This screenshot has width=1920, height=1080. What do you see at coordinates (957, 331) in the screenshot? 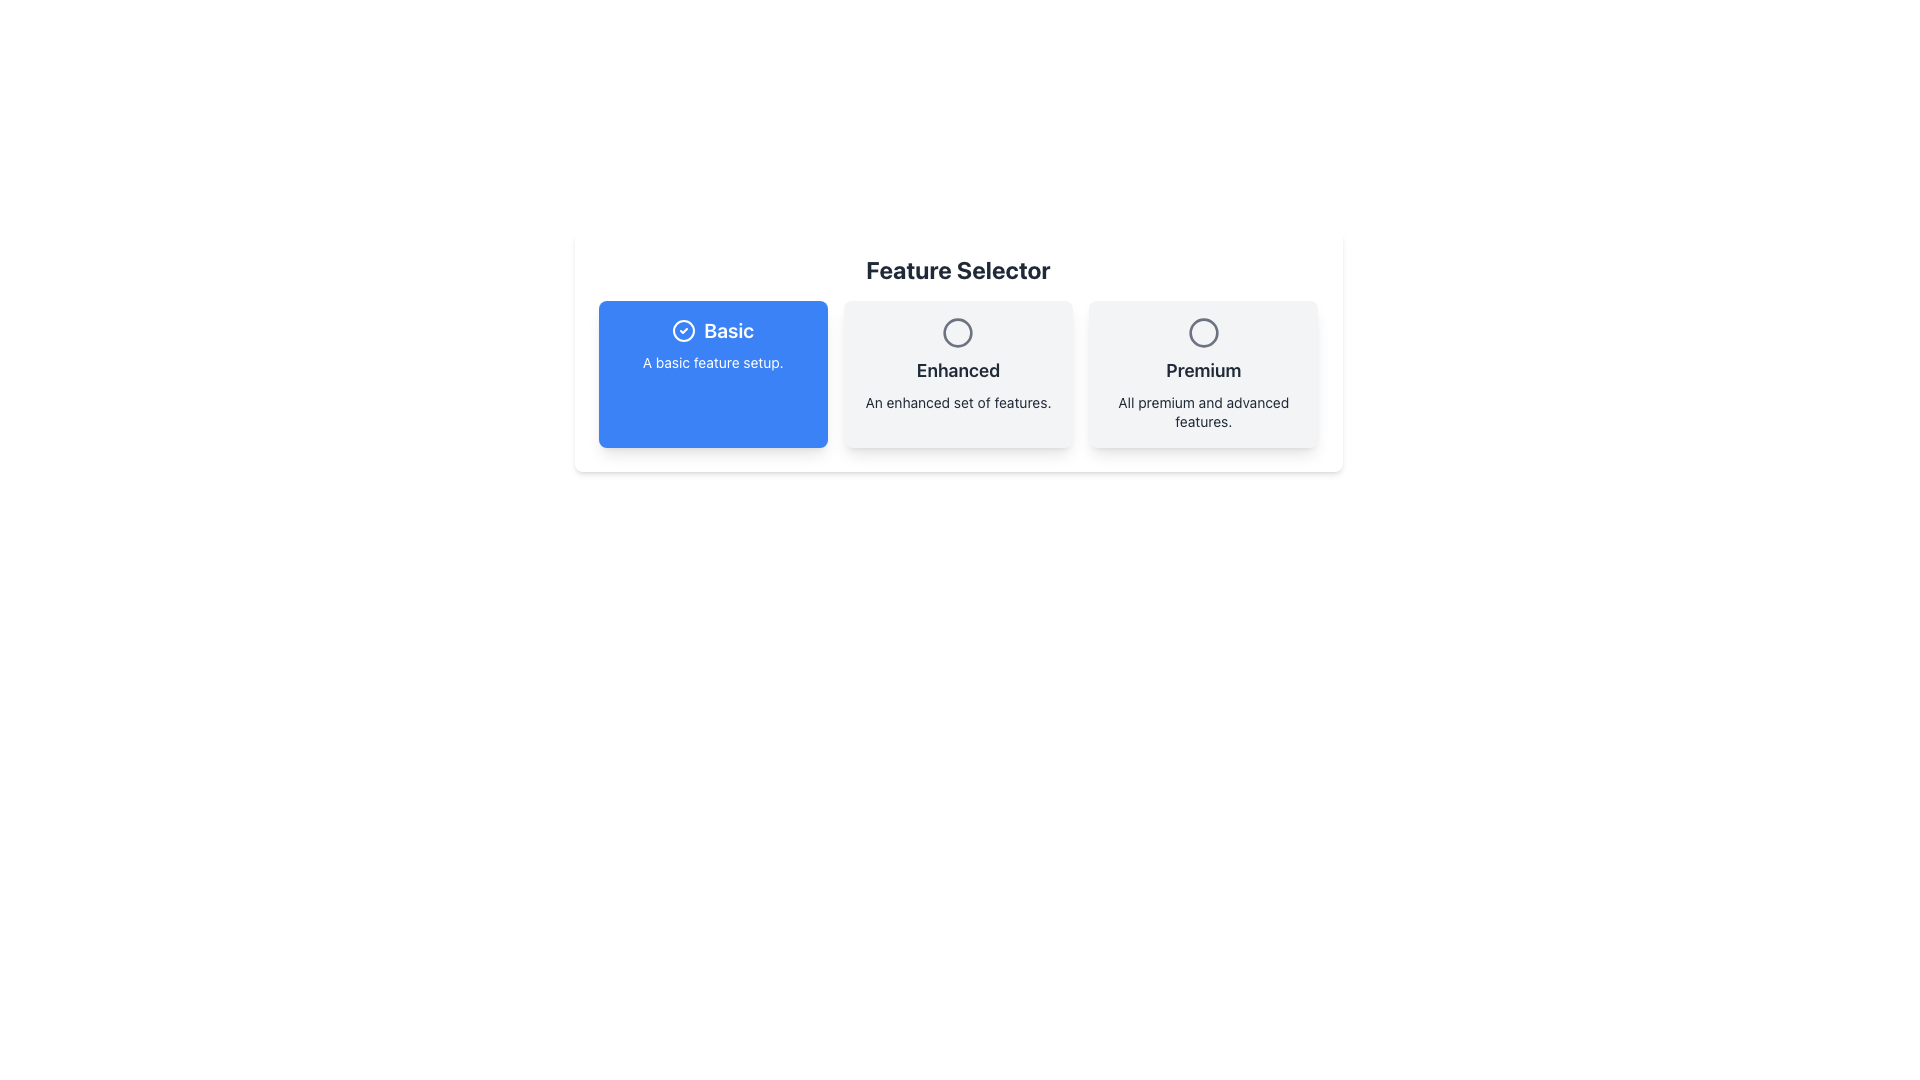
I see `the circular gray hollow icon located at the top-center of the card labeled 'Enhanced'` at bounding box center [957, 331].